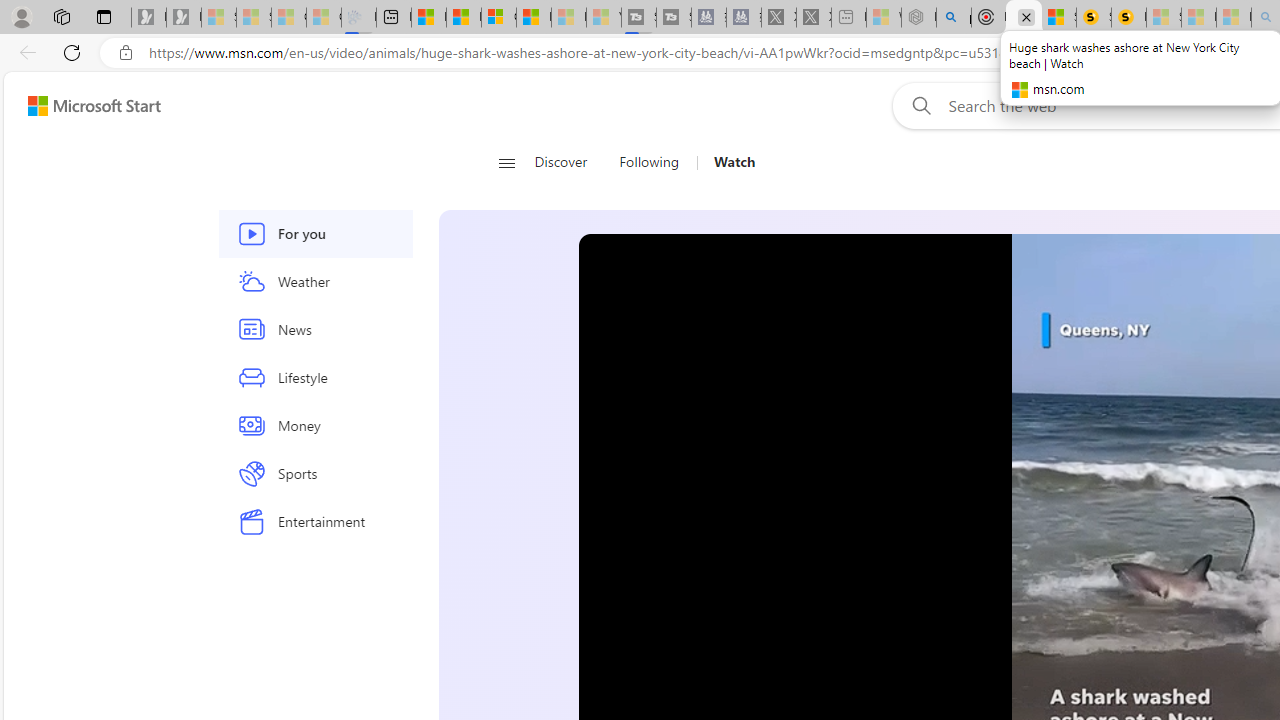 The width and height of the screenshot is (1280, 720). Describe the element at coordinates (506, 162) in the screenshot. I see `'Class: button-glyph'` at that location.